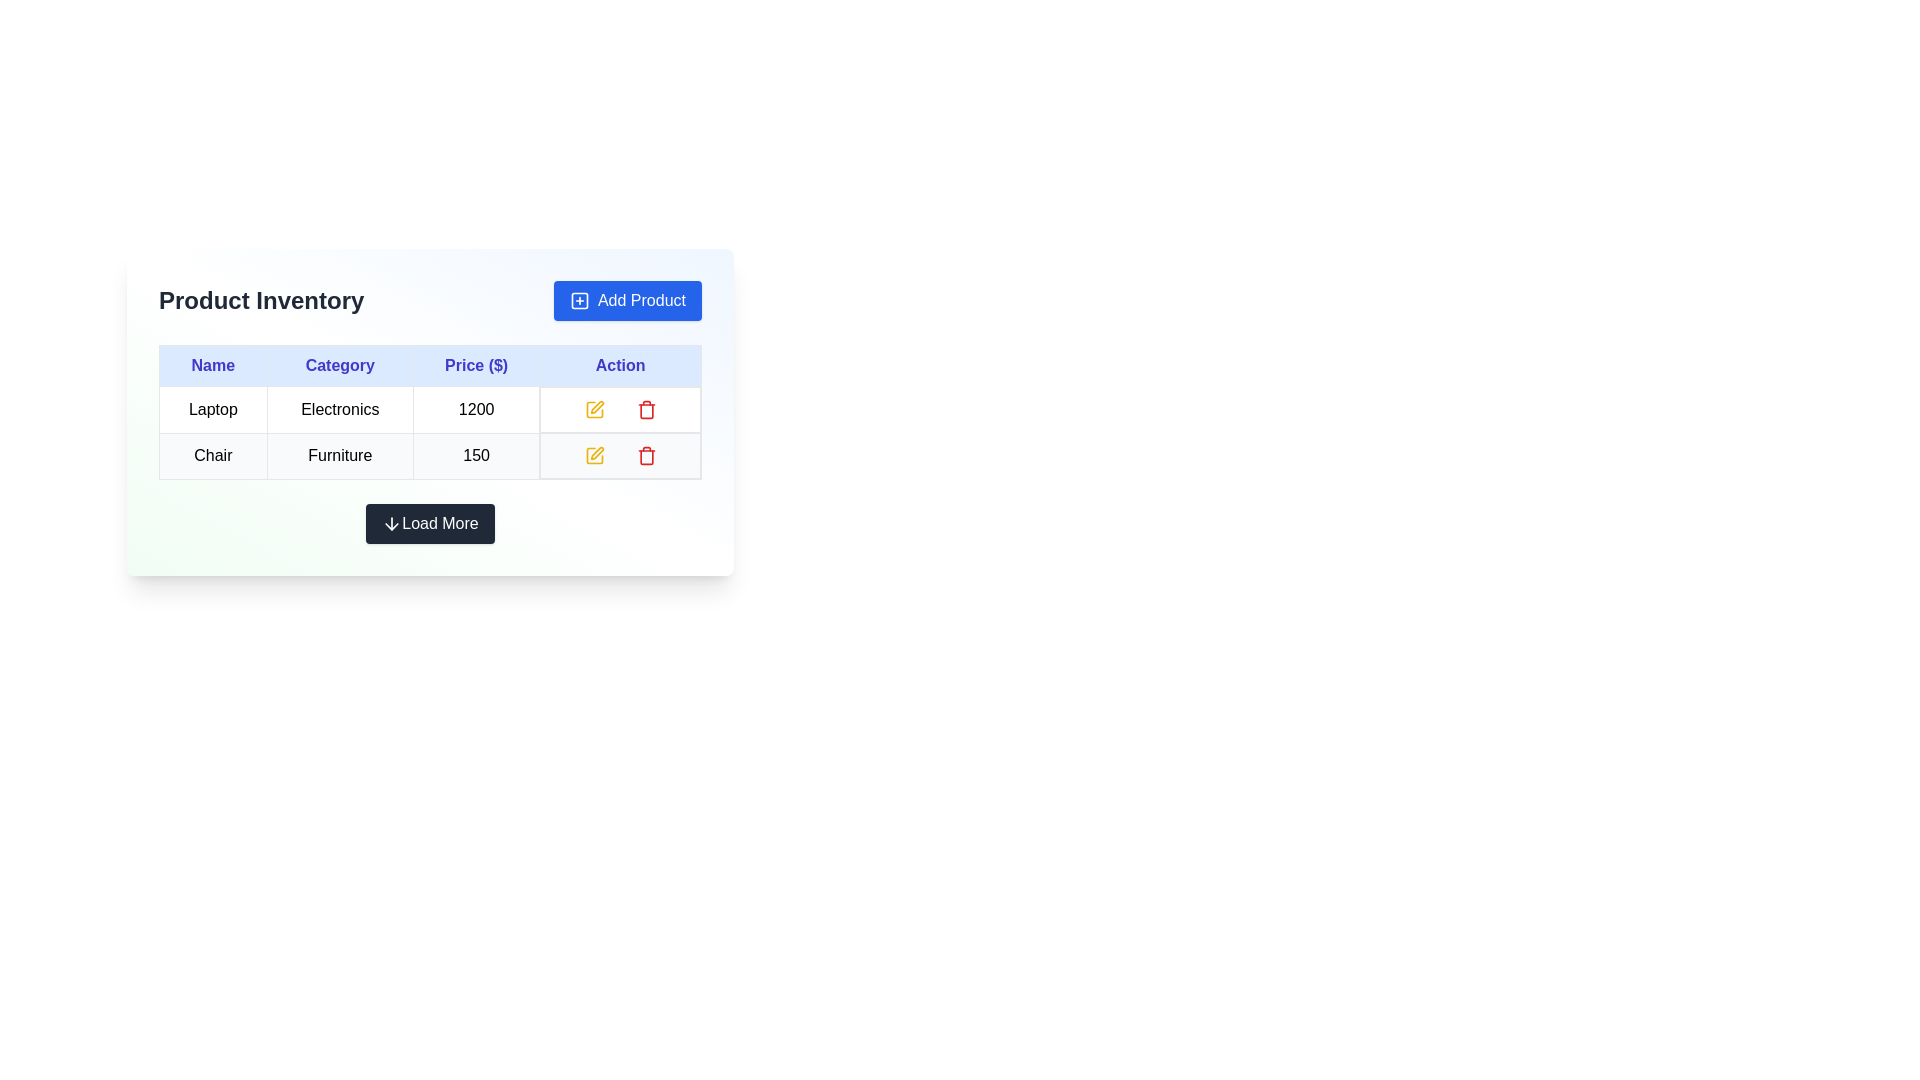 The image size is (1920, 1080). What do you see at coordinates (429, 523) in the screenshot?
I see `the 'Load More' button located directly below the product table to load additional items` at bounding box center [429, 523].